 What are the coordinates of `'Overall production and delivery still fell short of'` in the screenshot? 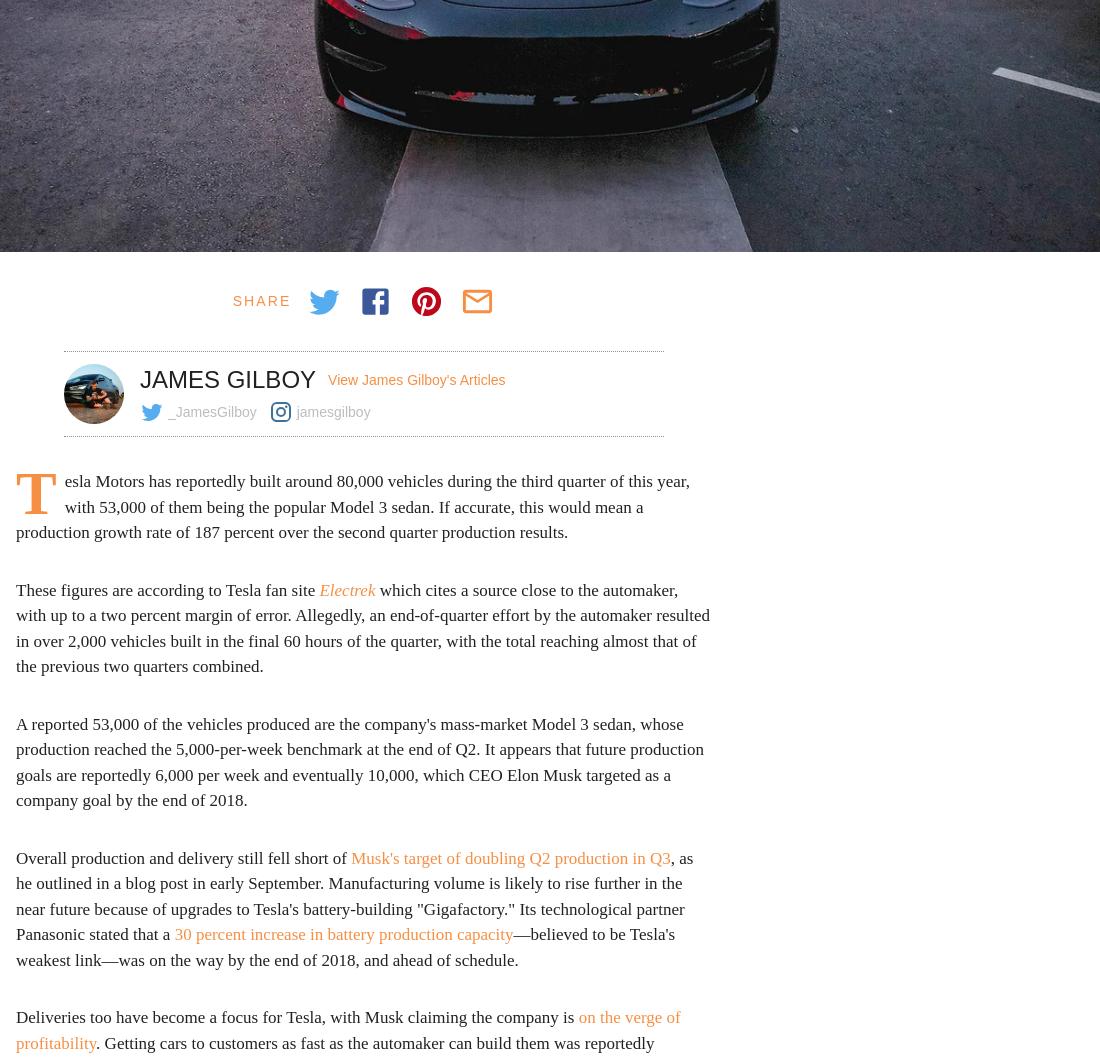 It's located at (182, 857).